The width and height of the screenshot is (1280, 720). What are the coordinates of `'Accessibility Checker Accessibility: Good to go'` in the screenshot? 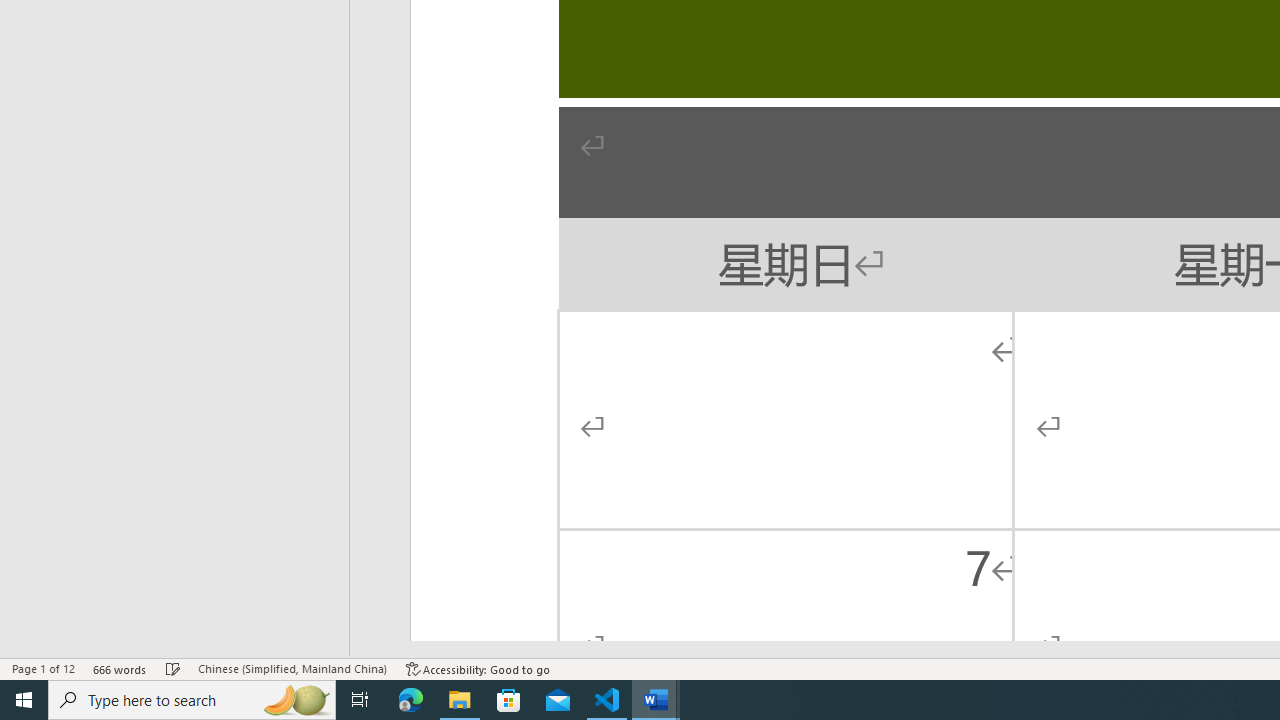 It's located at (477, 669).